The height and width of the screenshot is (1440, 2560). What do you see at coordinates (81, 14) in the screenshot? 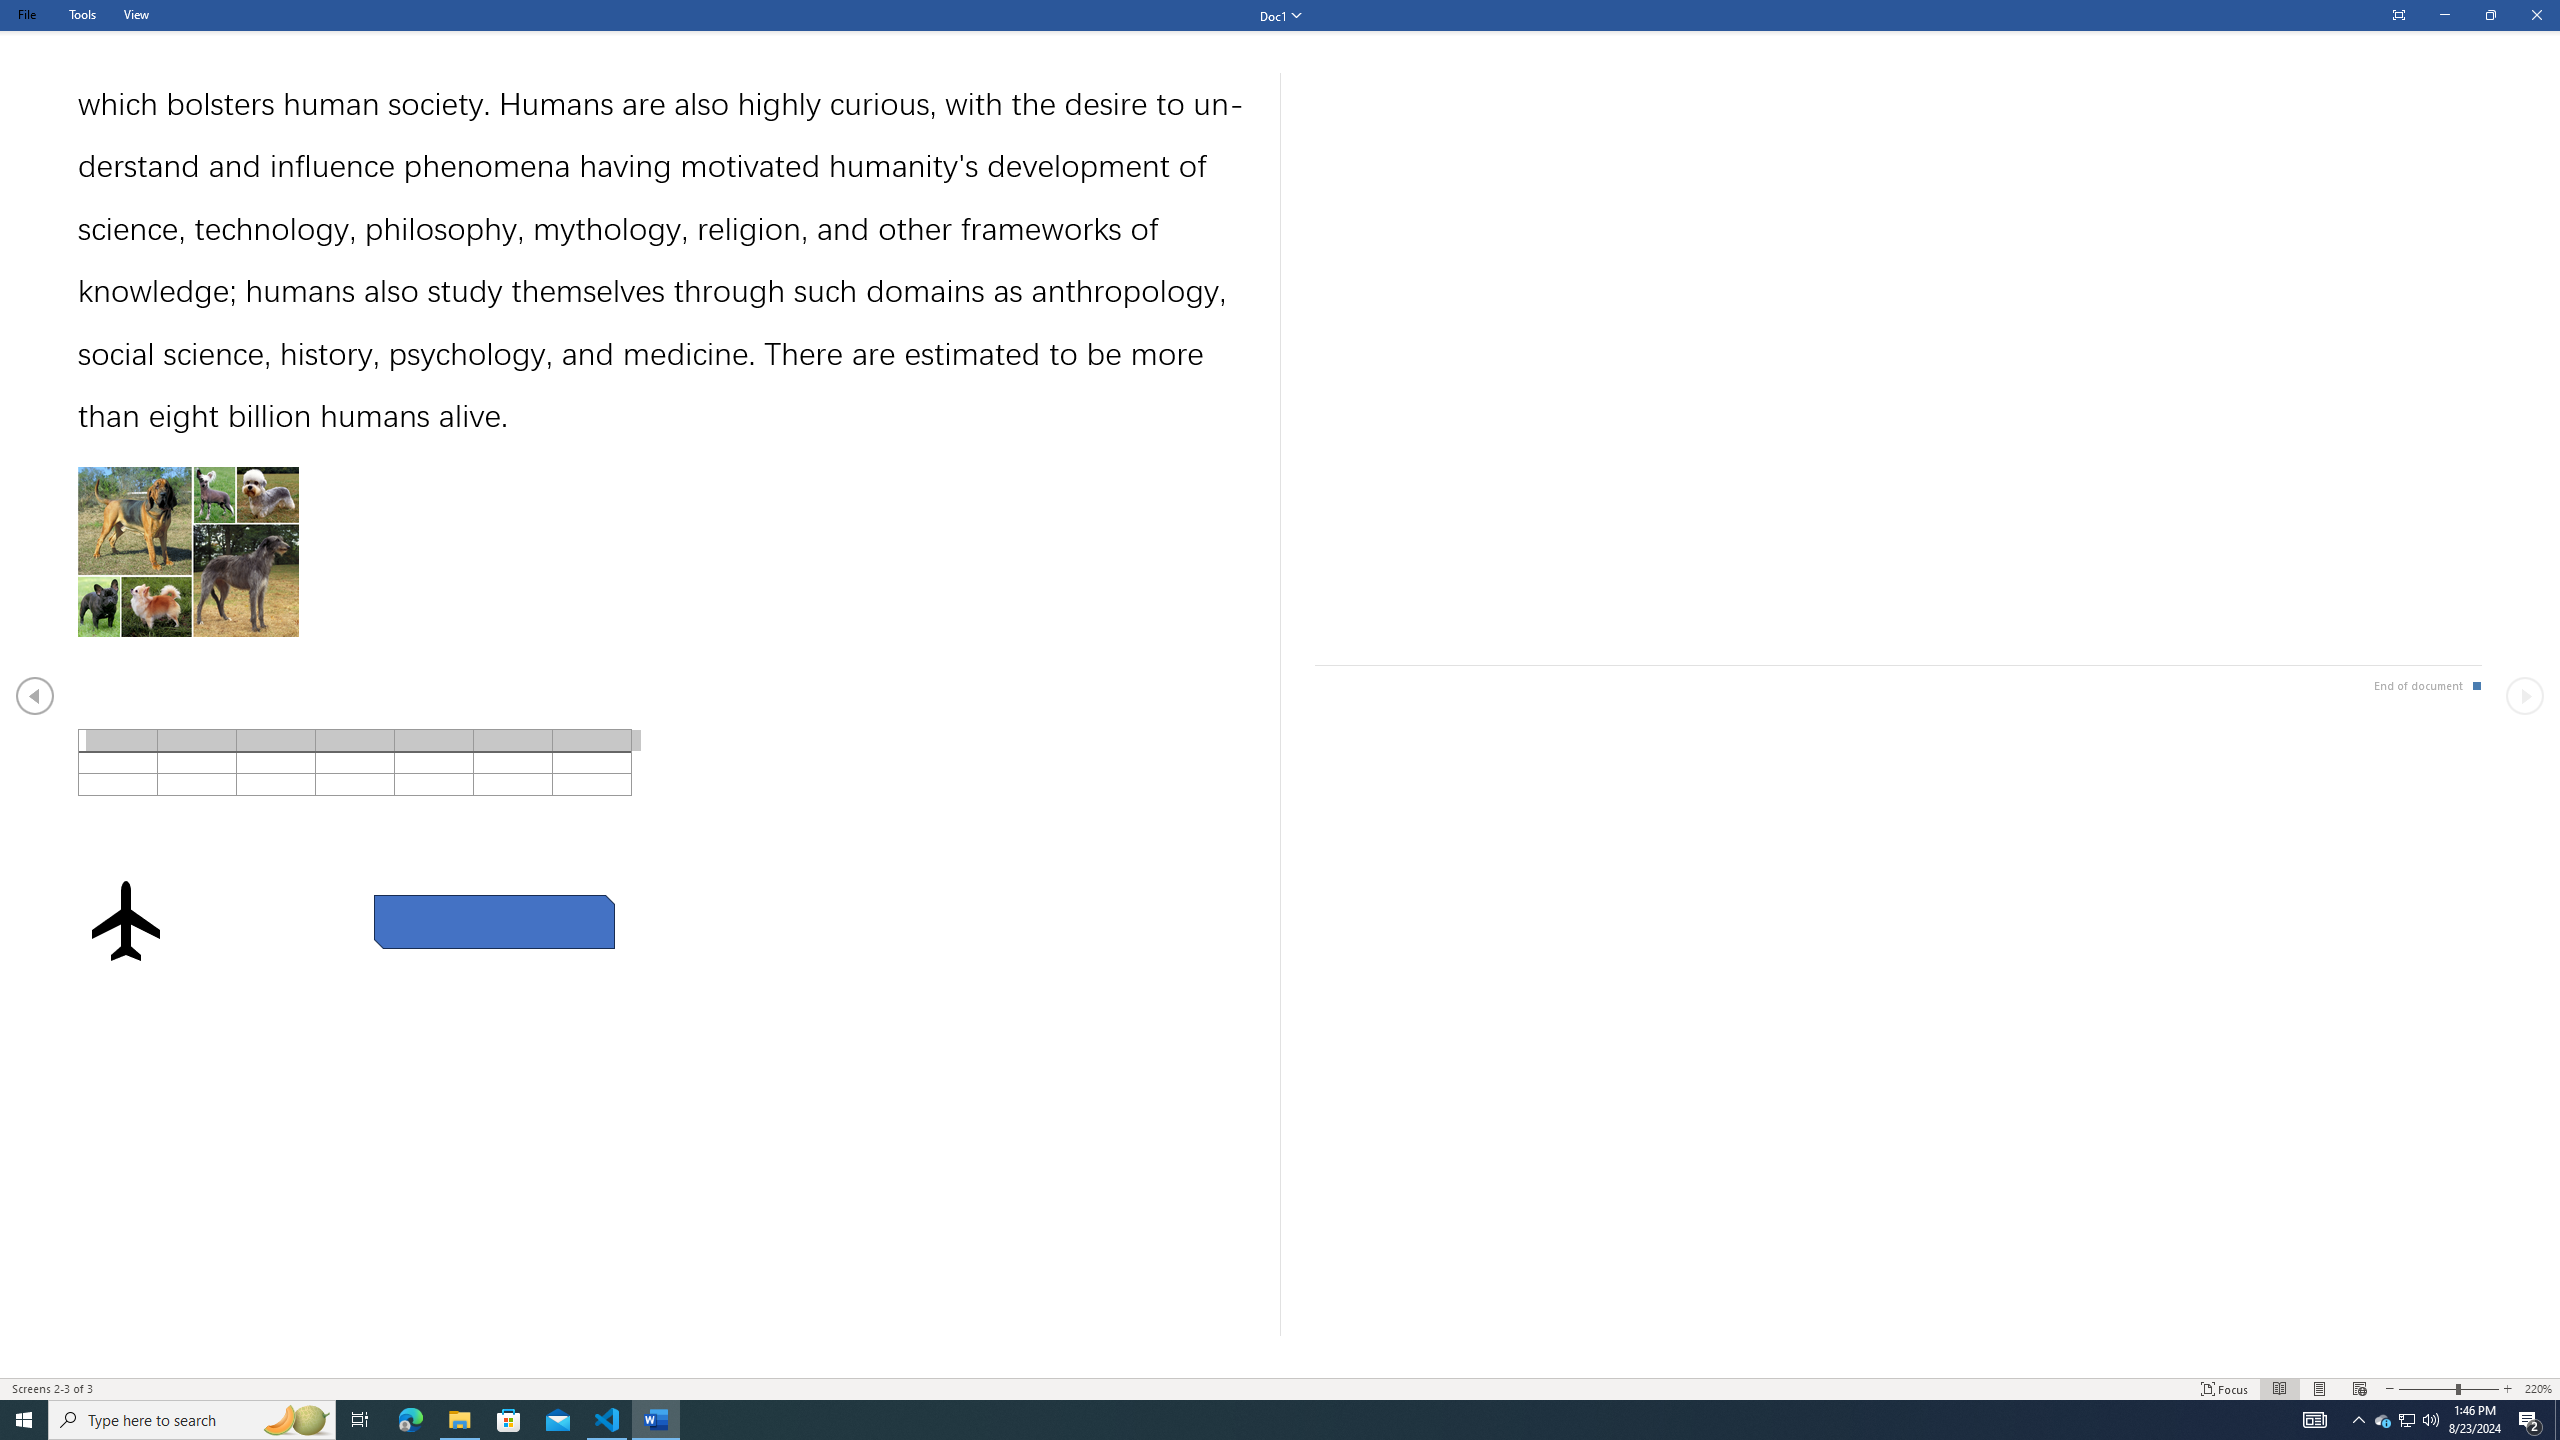
I see `'Tools'` at bounding box center [81, 14].